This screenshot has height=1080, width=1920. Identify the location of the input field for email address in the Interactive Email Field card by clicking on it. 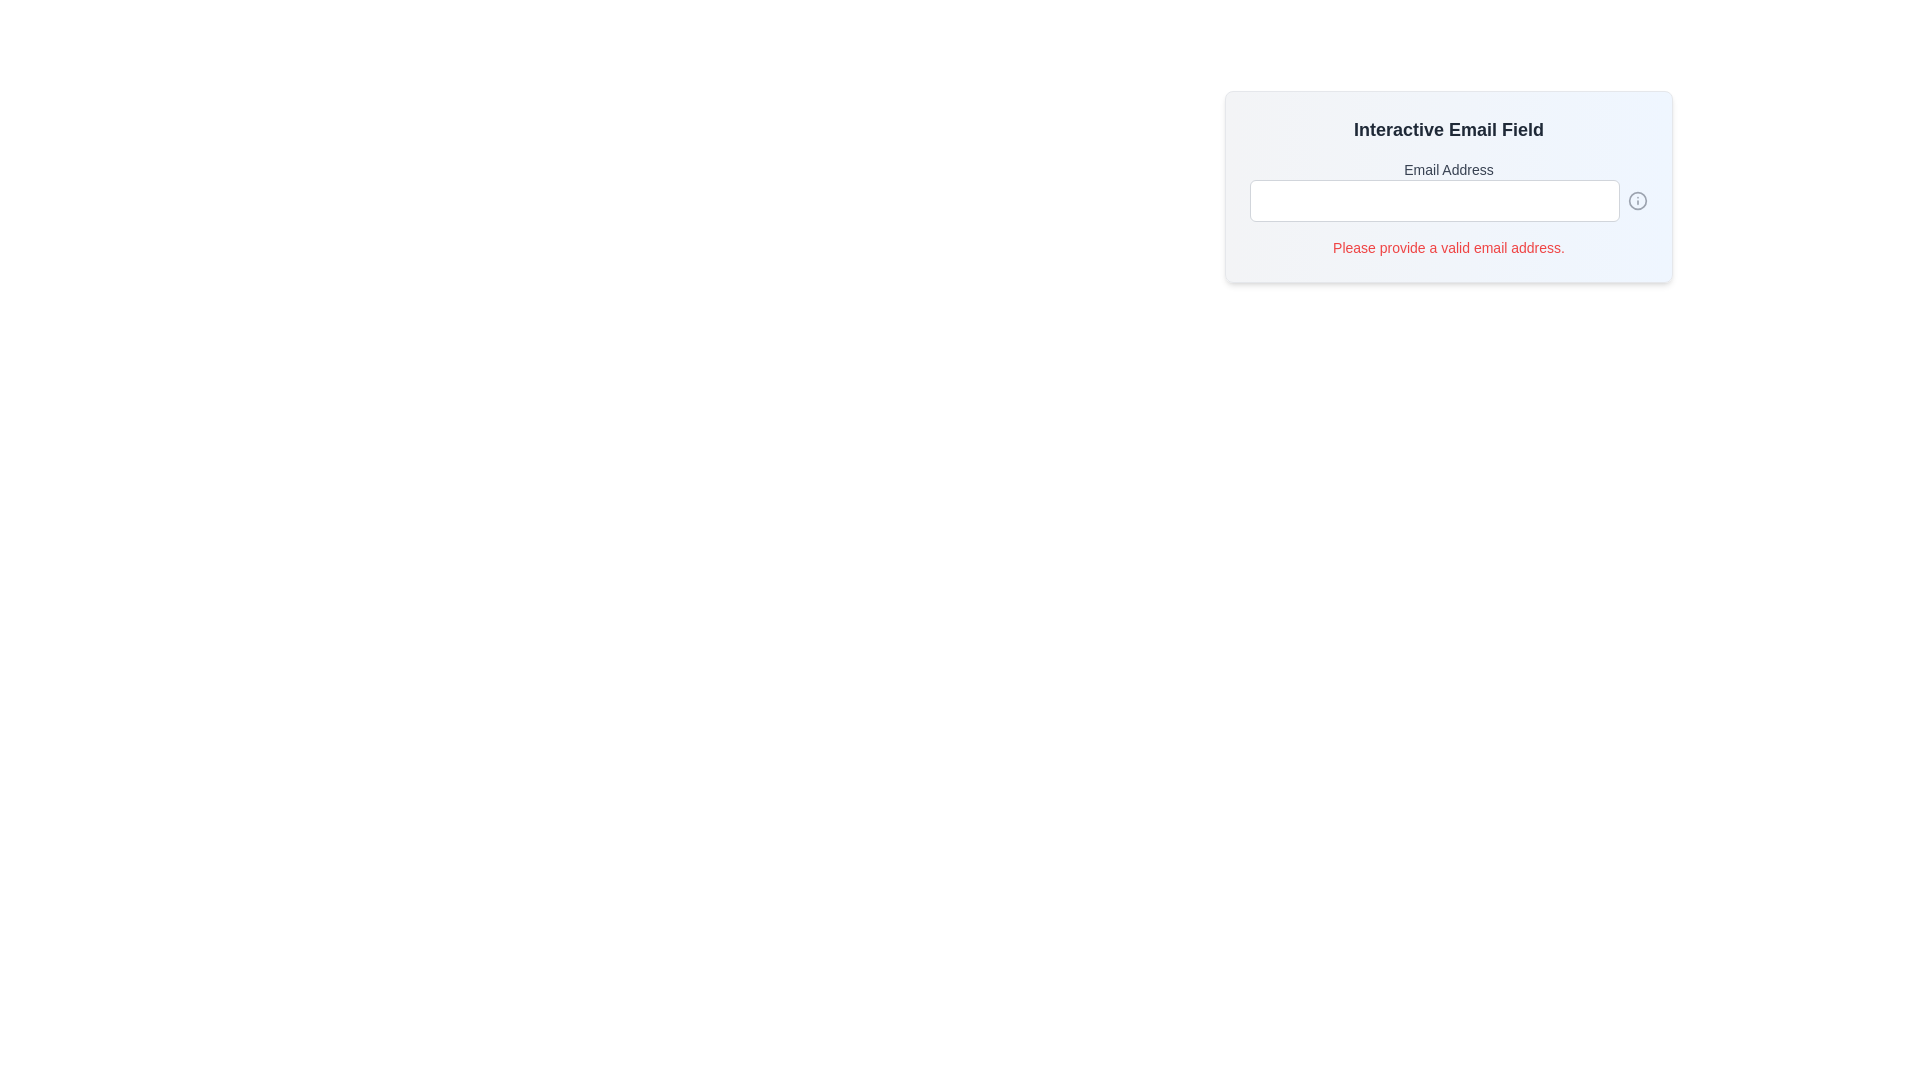
(1449, 186).